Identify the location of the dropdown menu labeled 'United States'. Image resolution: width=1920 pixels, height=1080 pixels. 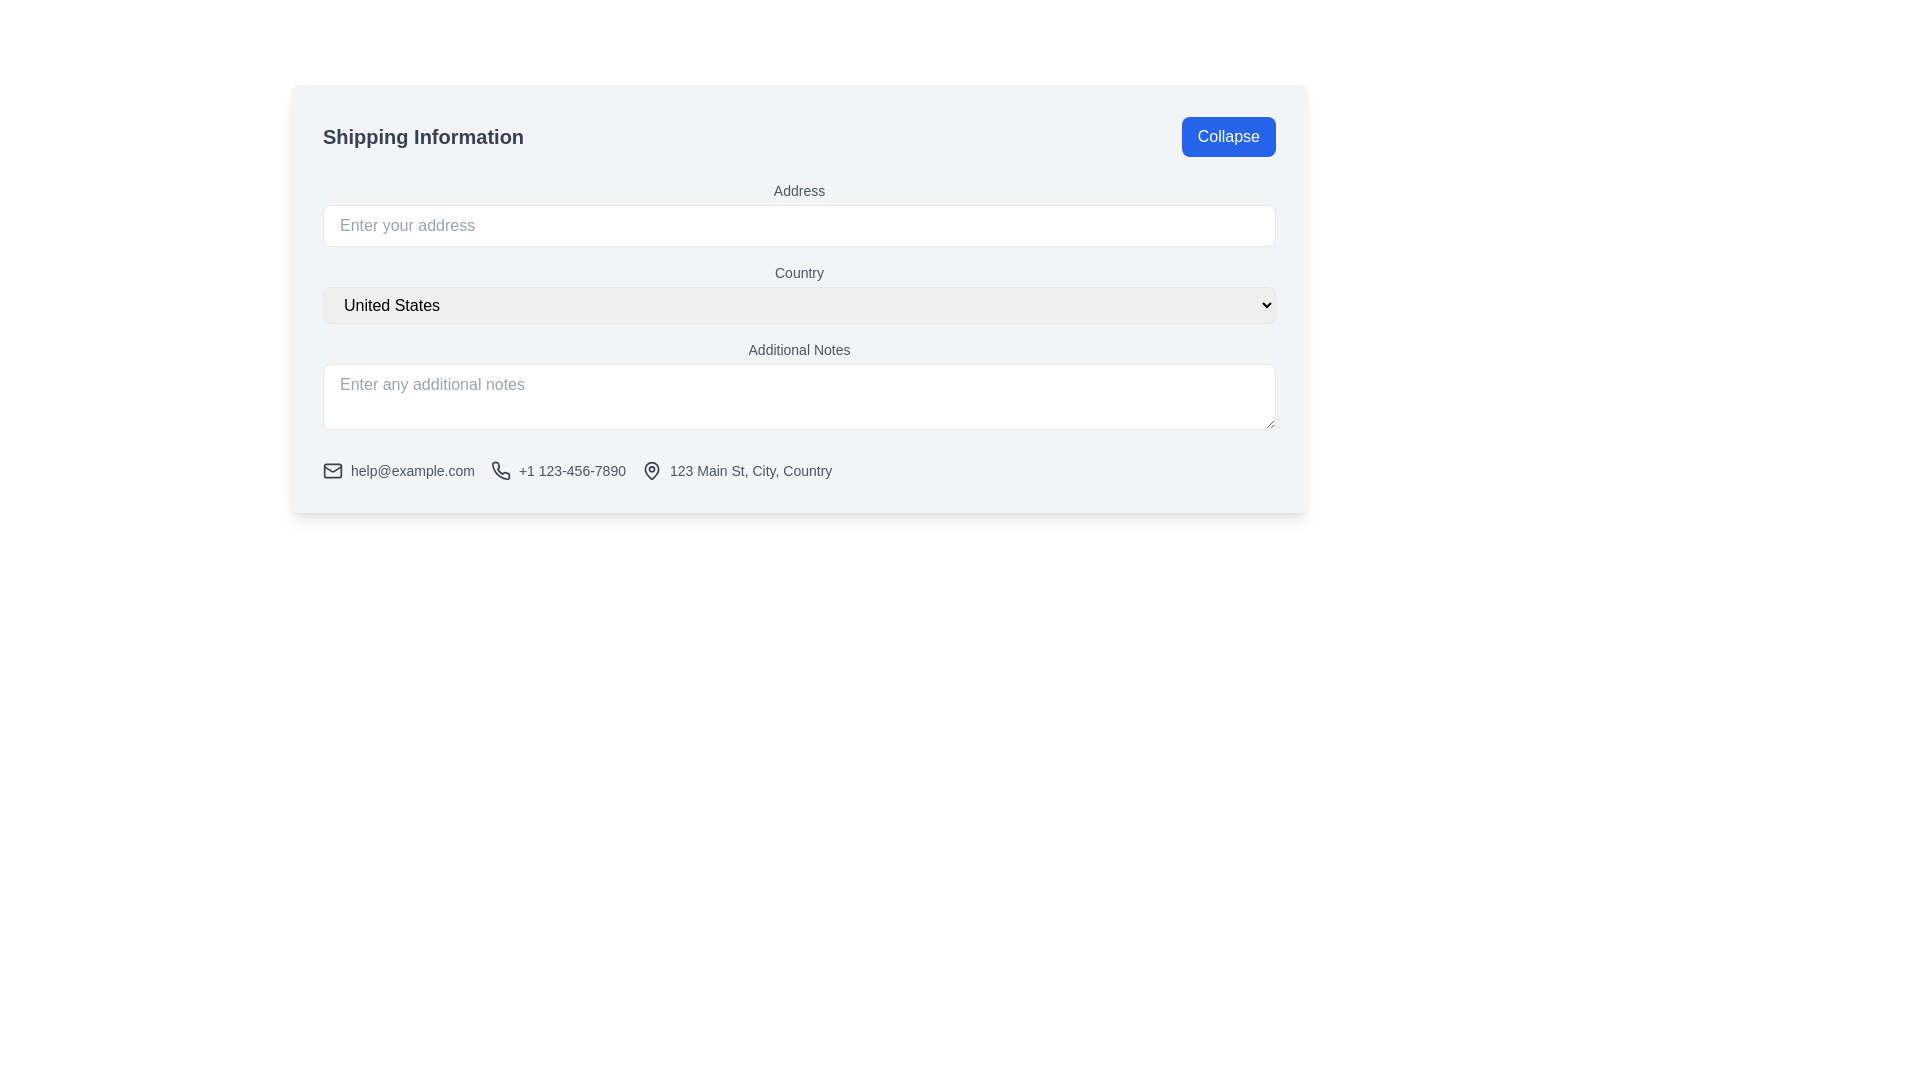
(798, 305).